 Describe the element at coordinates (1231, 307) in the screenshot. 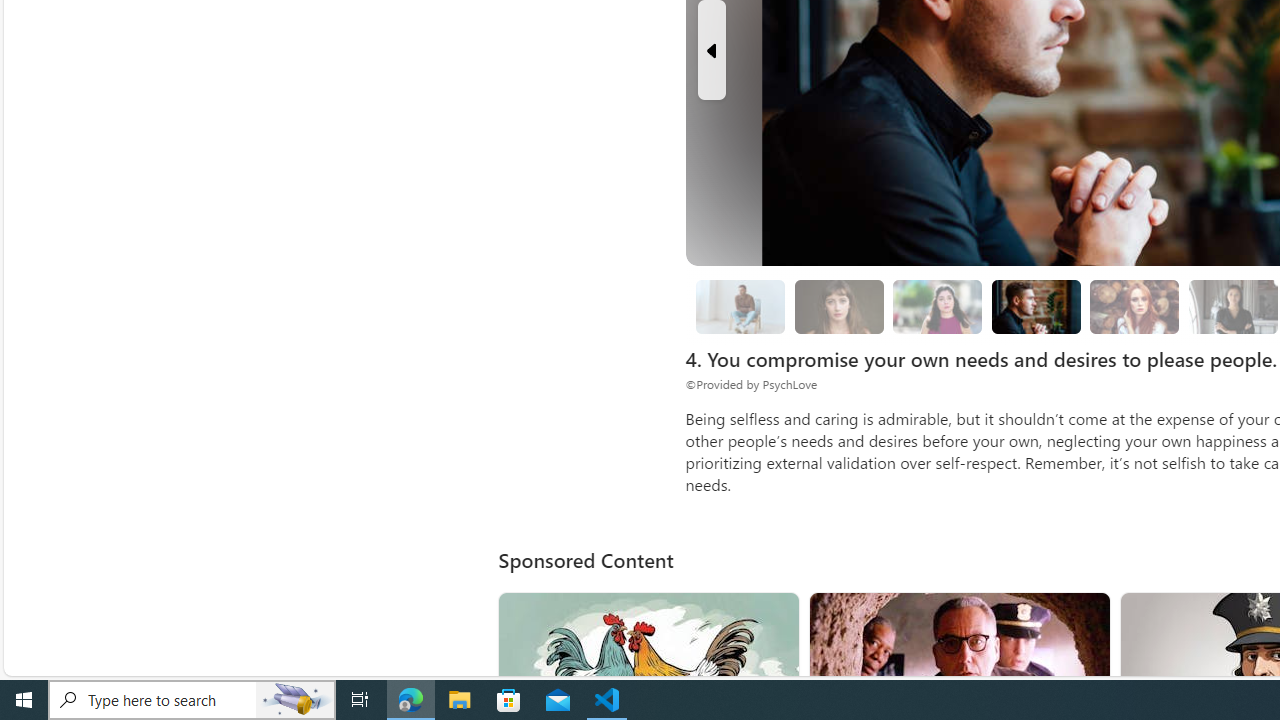

I see `'8. Surround yourself with solution-oriented people.'` at that location.